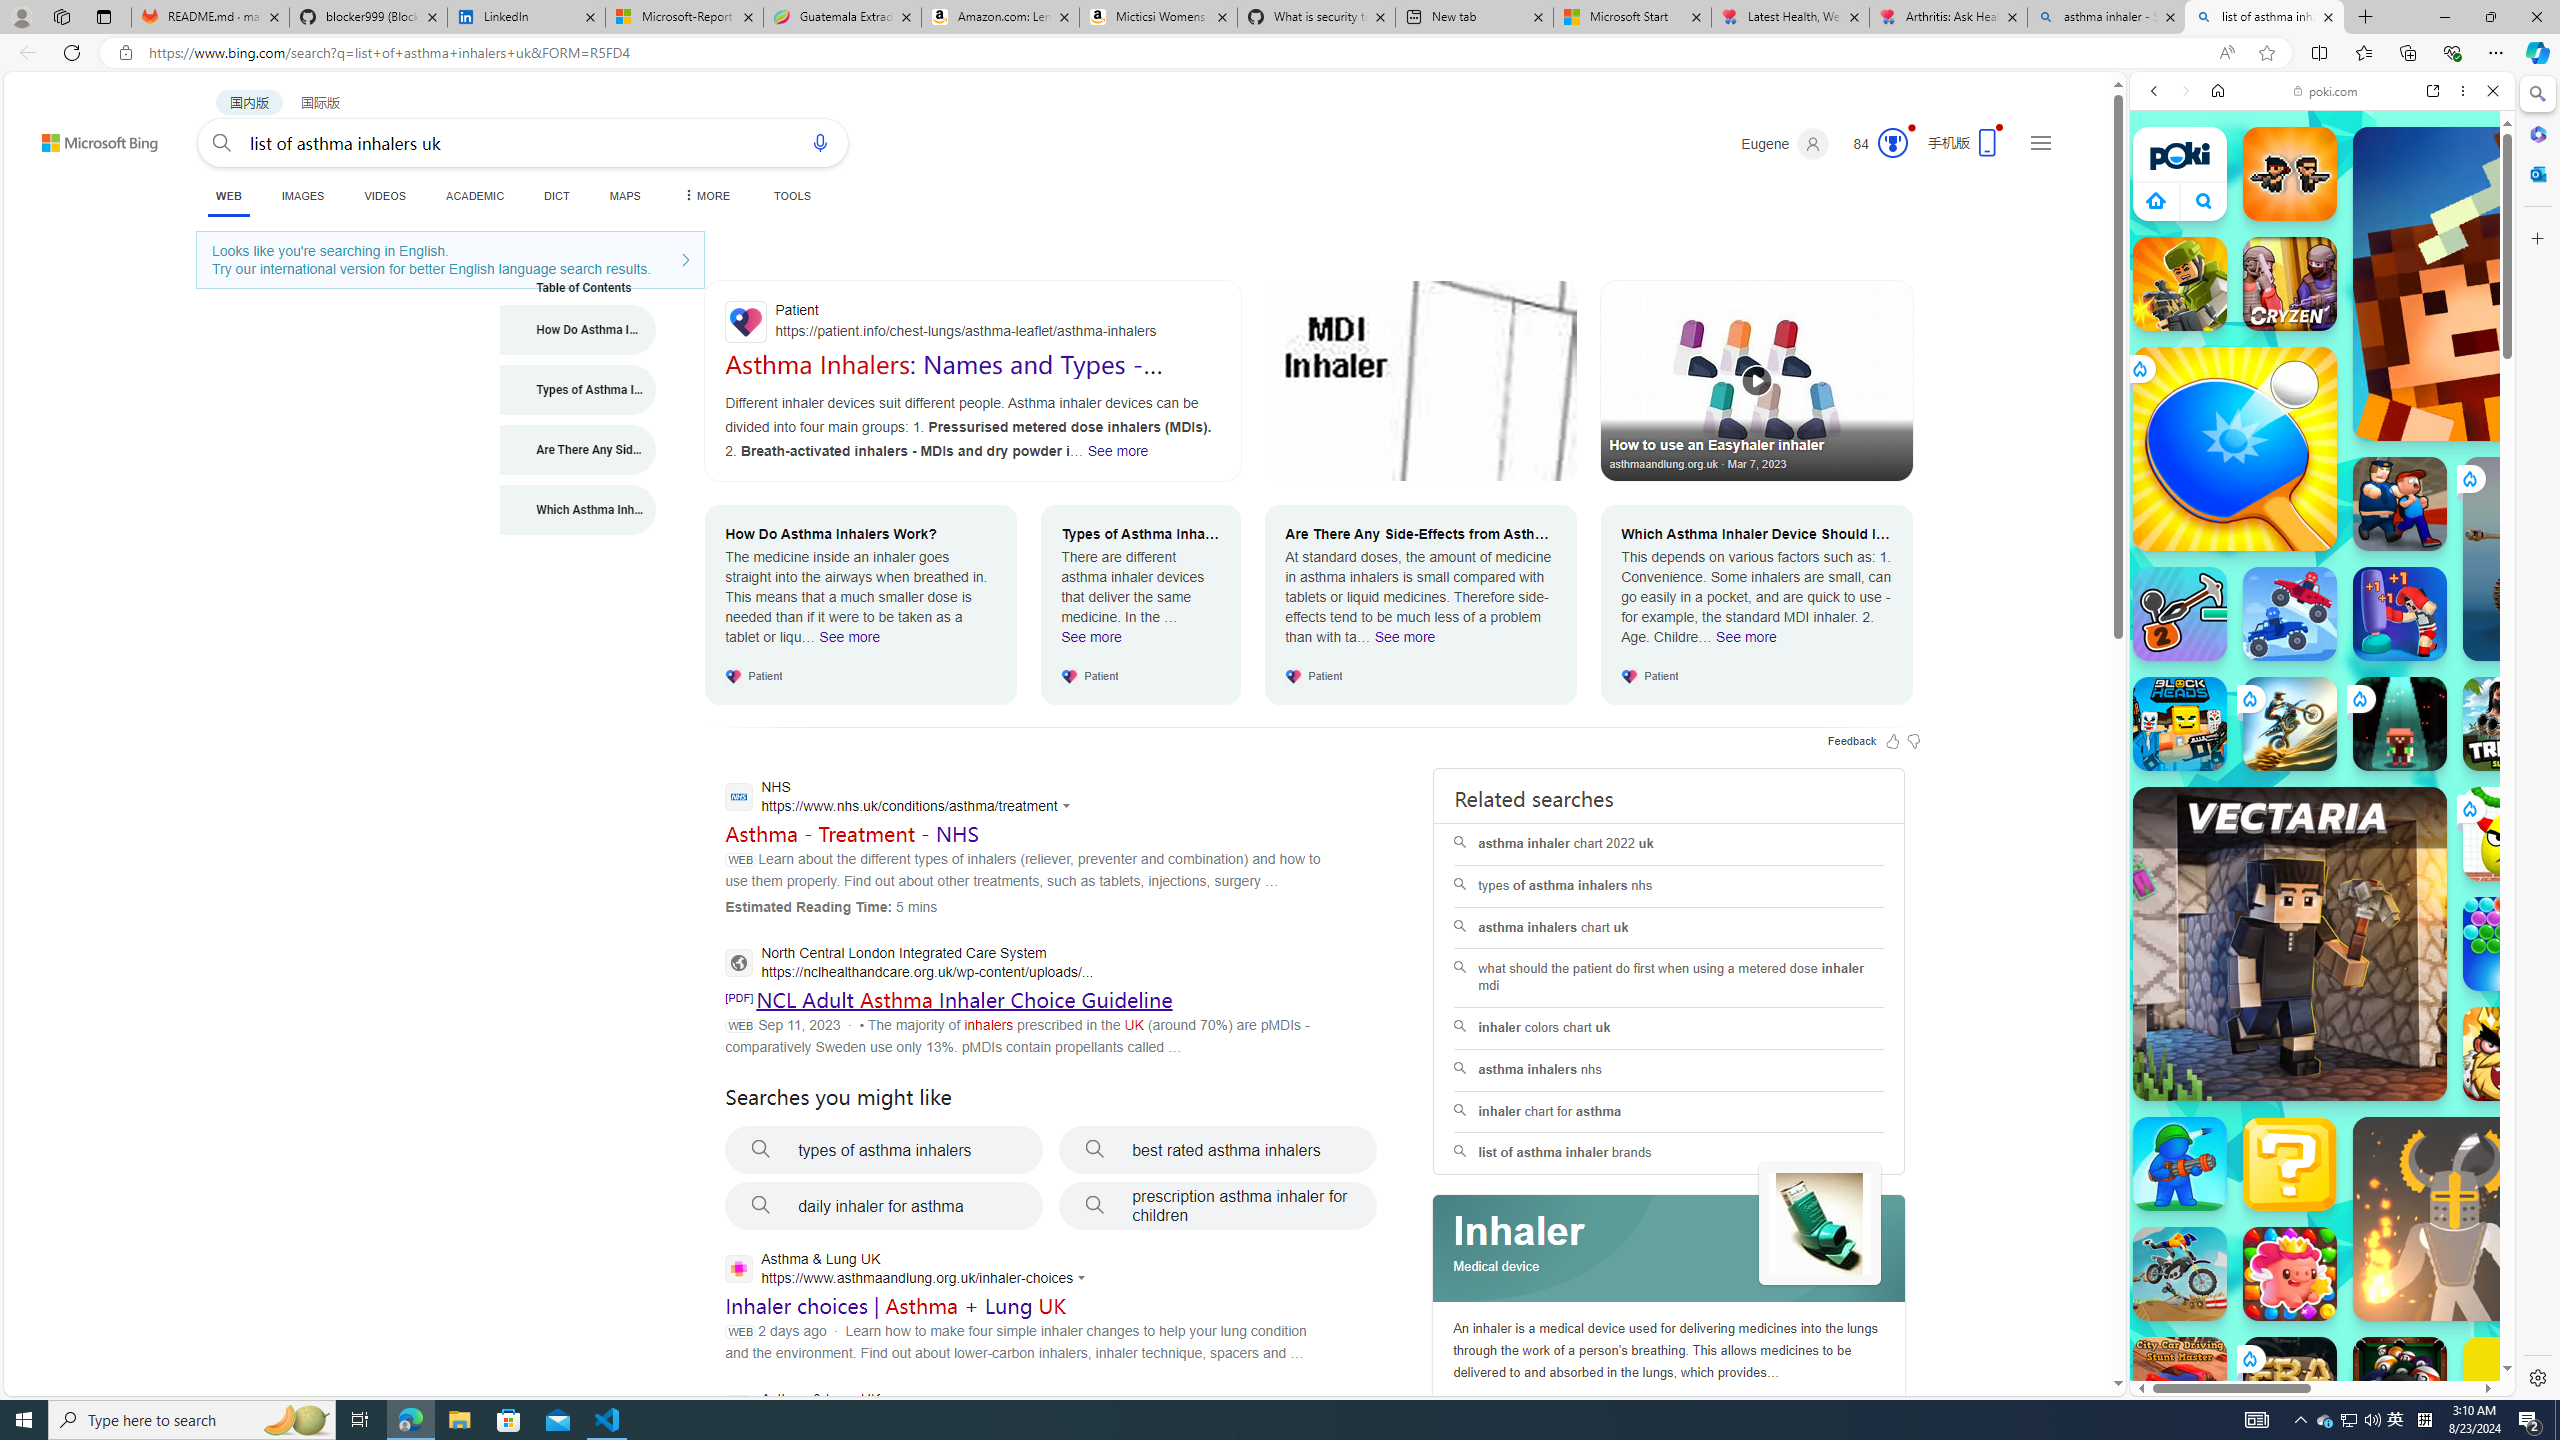 This screenshot has width=2560, height=1440. Describe the element at coordinates (1668, 843) in the screenshot. I see `'asthma inhaler chart 2022 uk'` at that location.